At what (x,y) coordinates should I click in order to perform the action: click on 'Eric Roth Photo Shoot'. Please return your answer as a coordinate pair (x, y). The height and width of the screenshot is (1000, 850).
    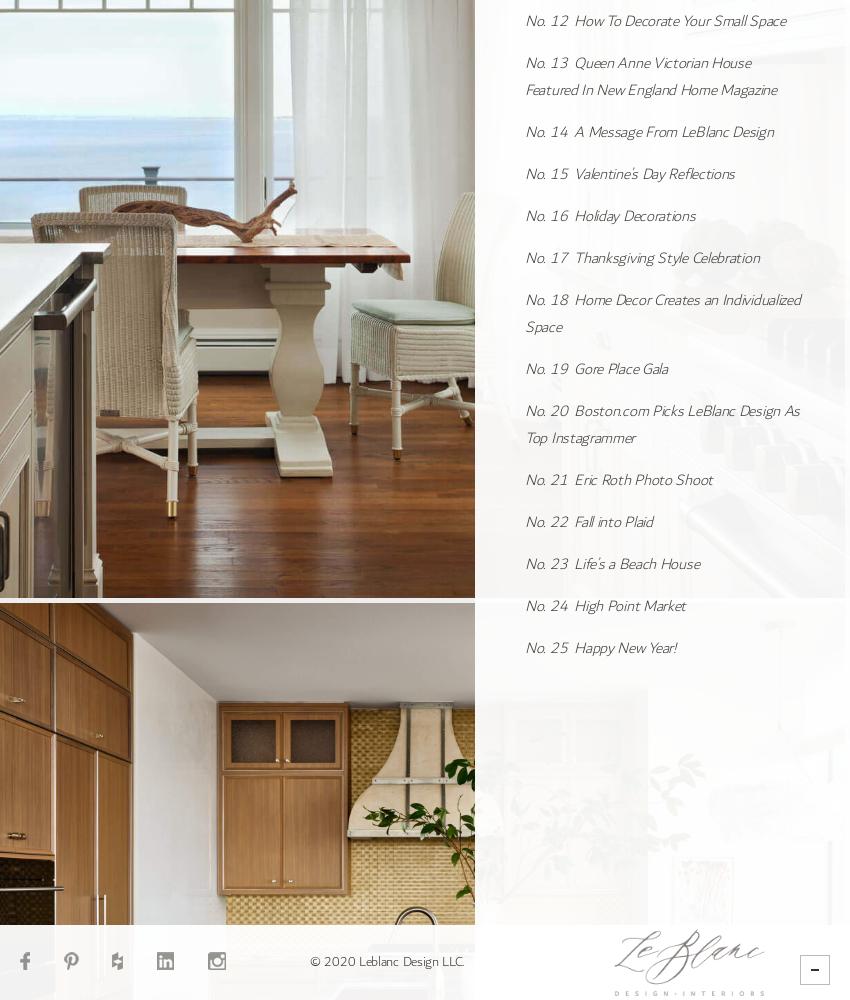
    Looking at the image, I should click on (574, 478).